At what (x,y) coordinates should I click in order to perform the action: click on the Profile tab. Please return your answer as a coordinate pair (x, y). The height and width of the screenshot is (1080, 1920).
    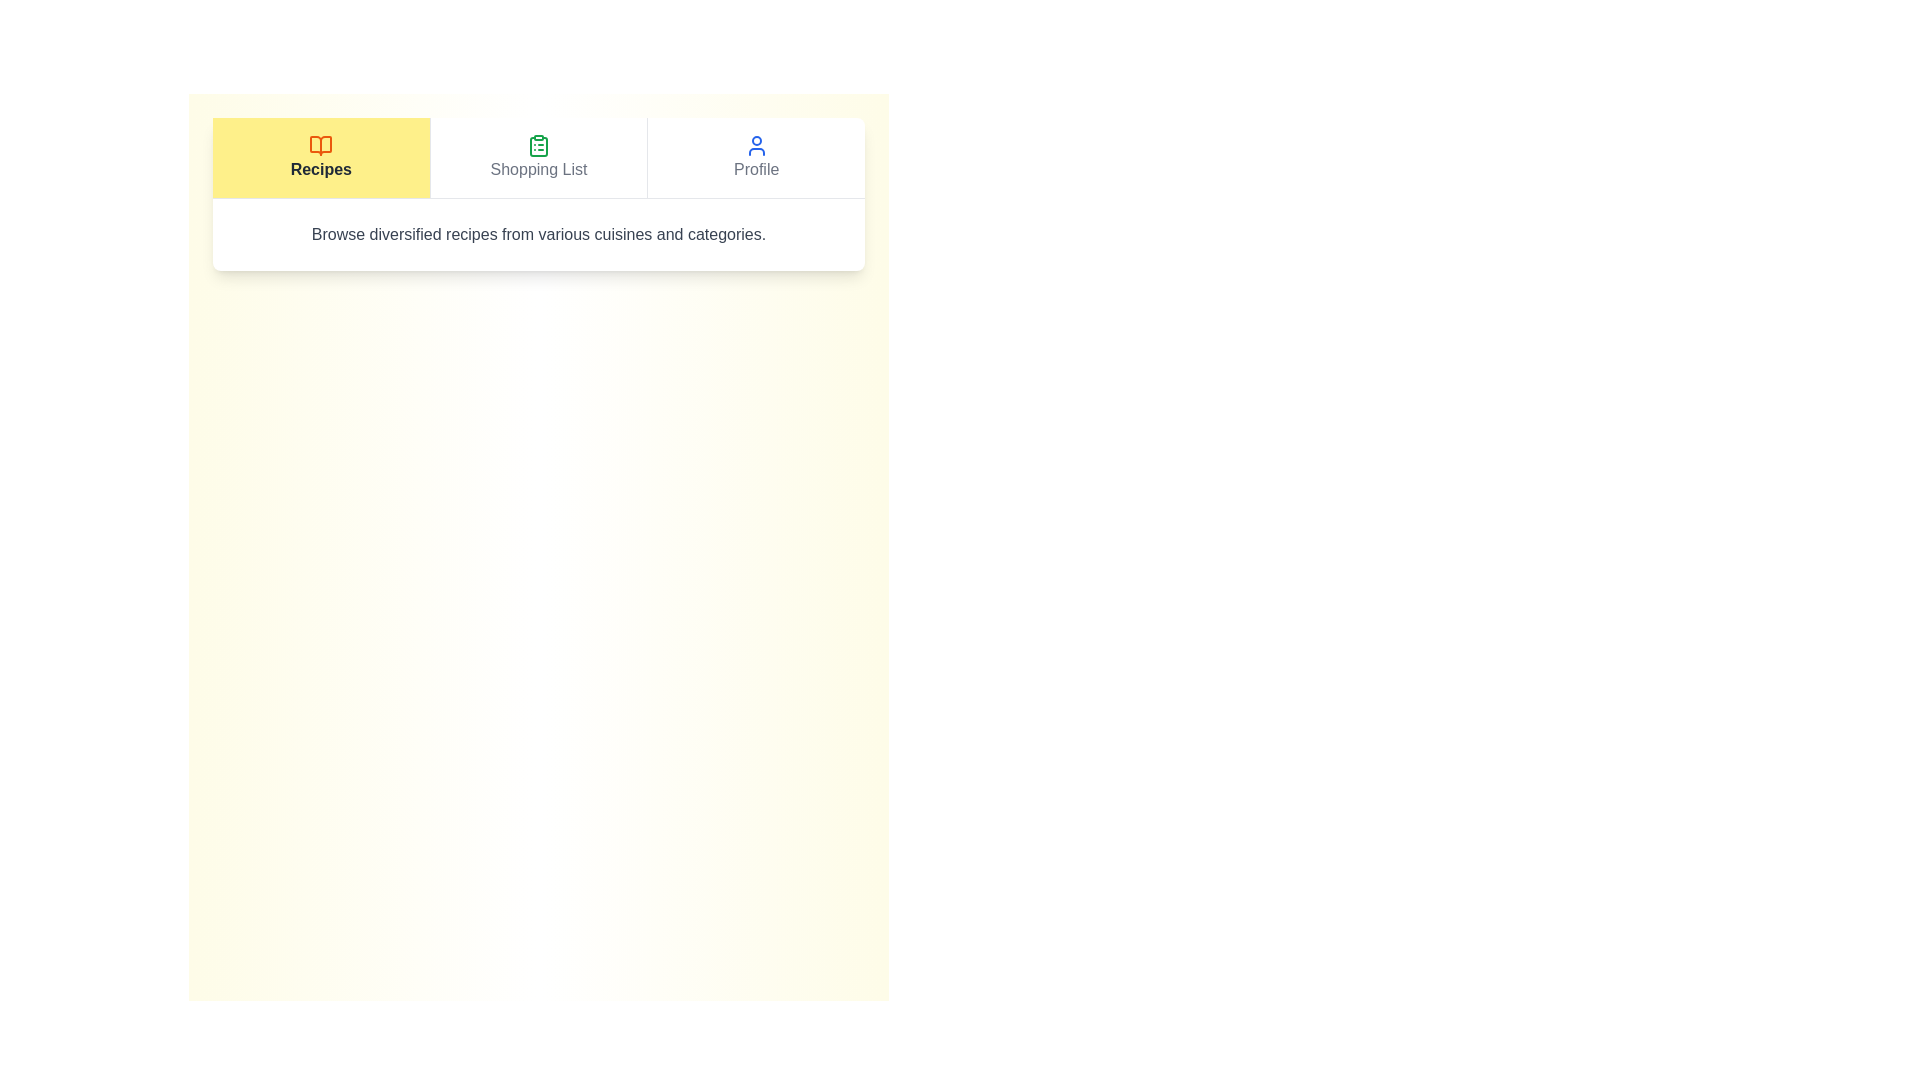
    Looking at the image, I should click on (754, 157).